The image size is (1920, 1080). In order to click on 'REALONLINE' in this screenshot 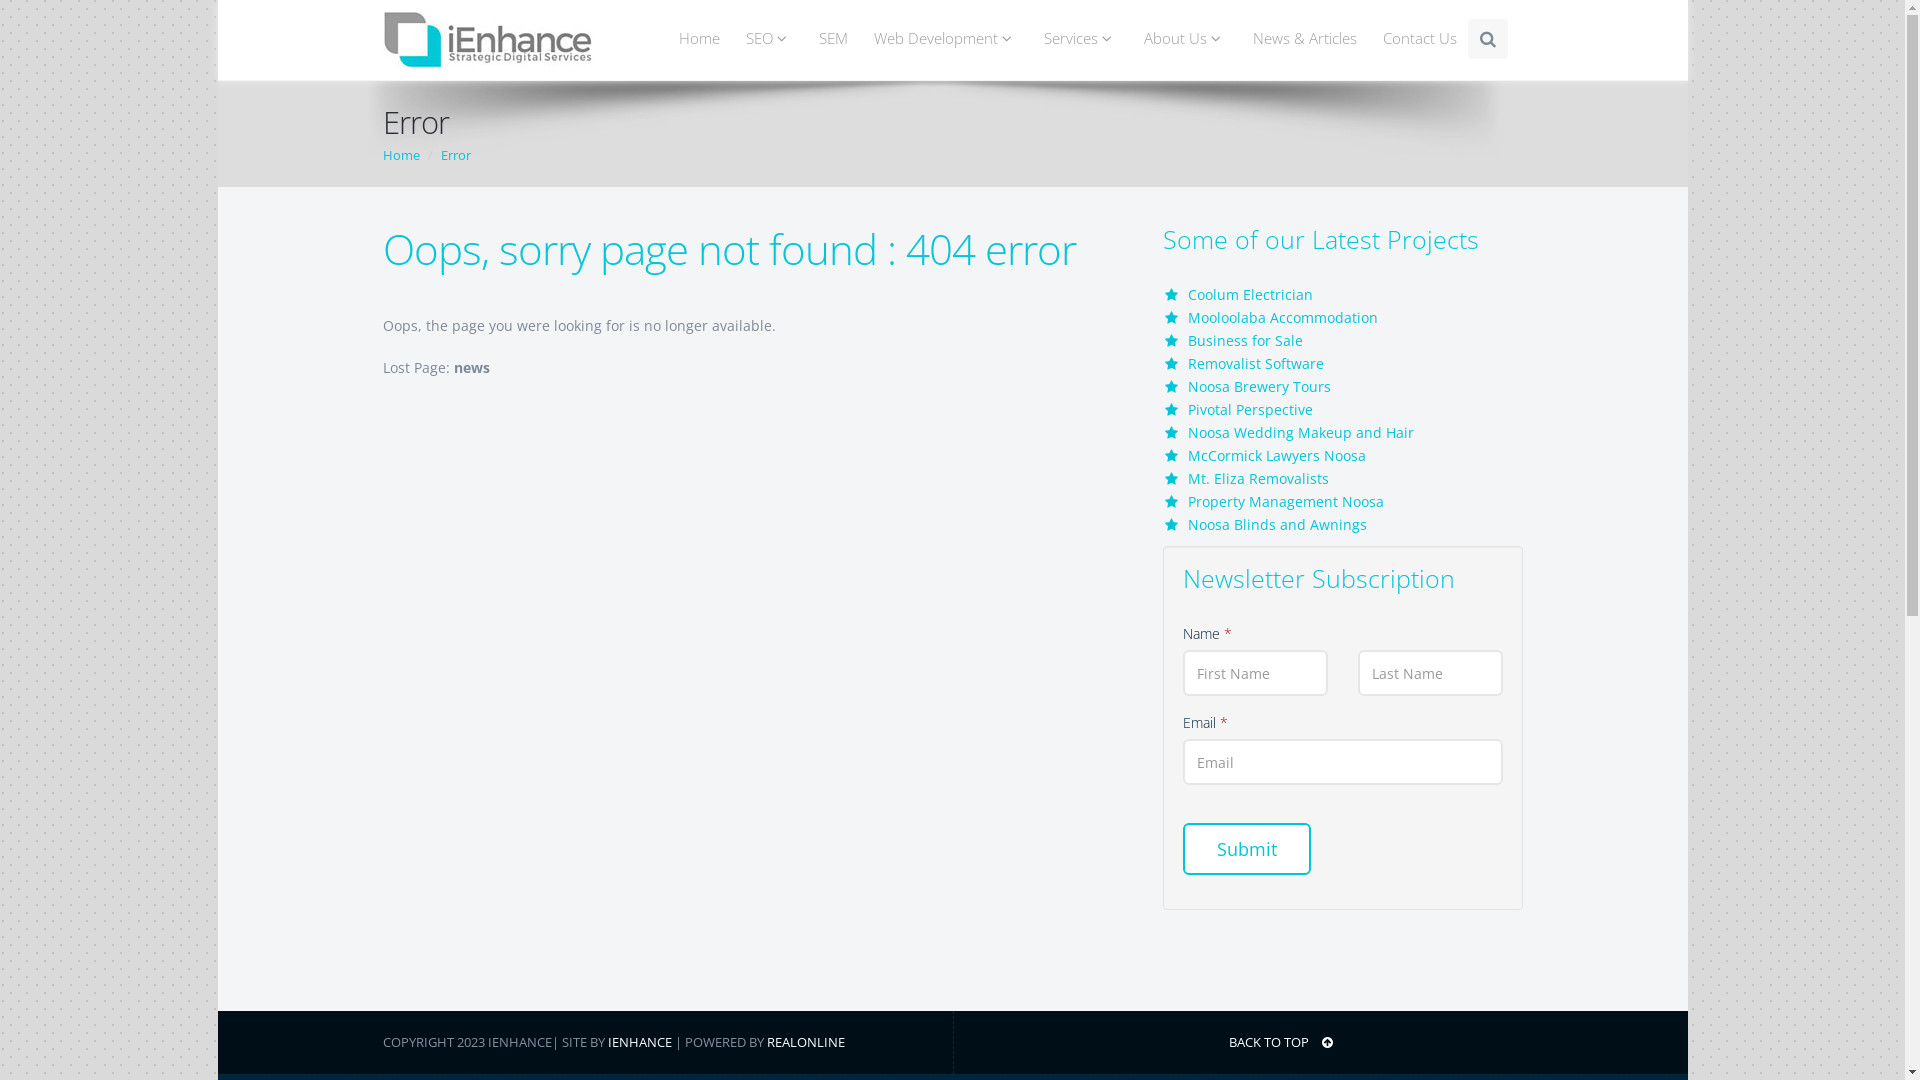, I will do `click(805, 1040)`.